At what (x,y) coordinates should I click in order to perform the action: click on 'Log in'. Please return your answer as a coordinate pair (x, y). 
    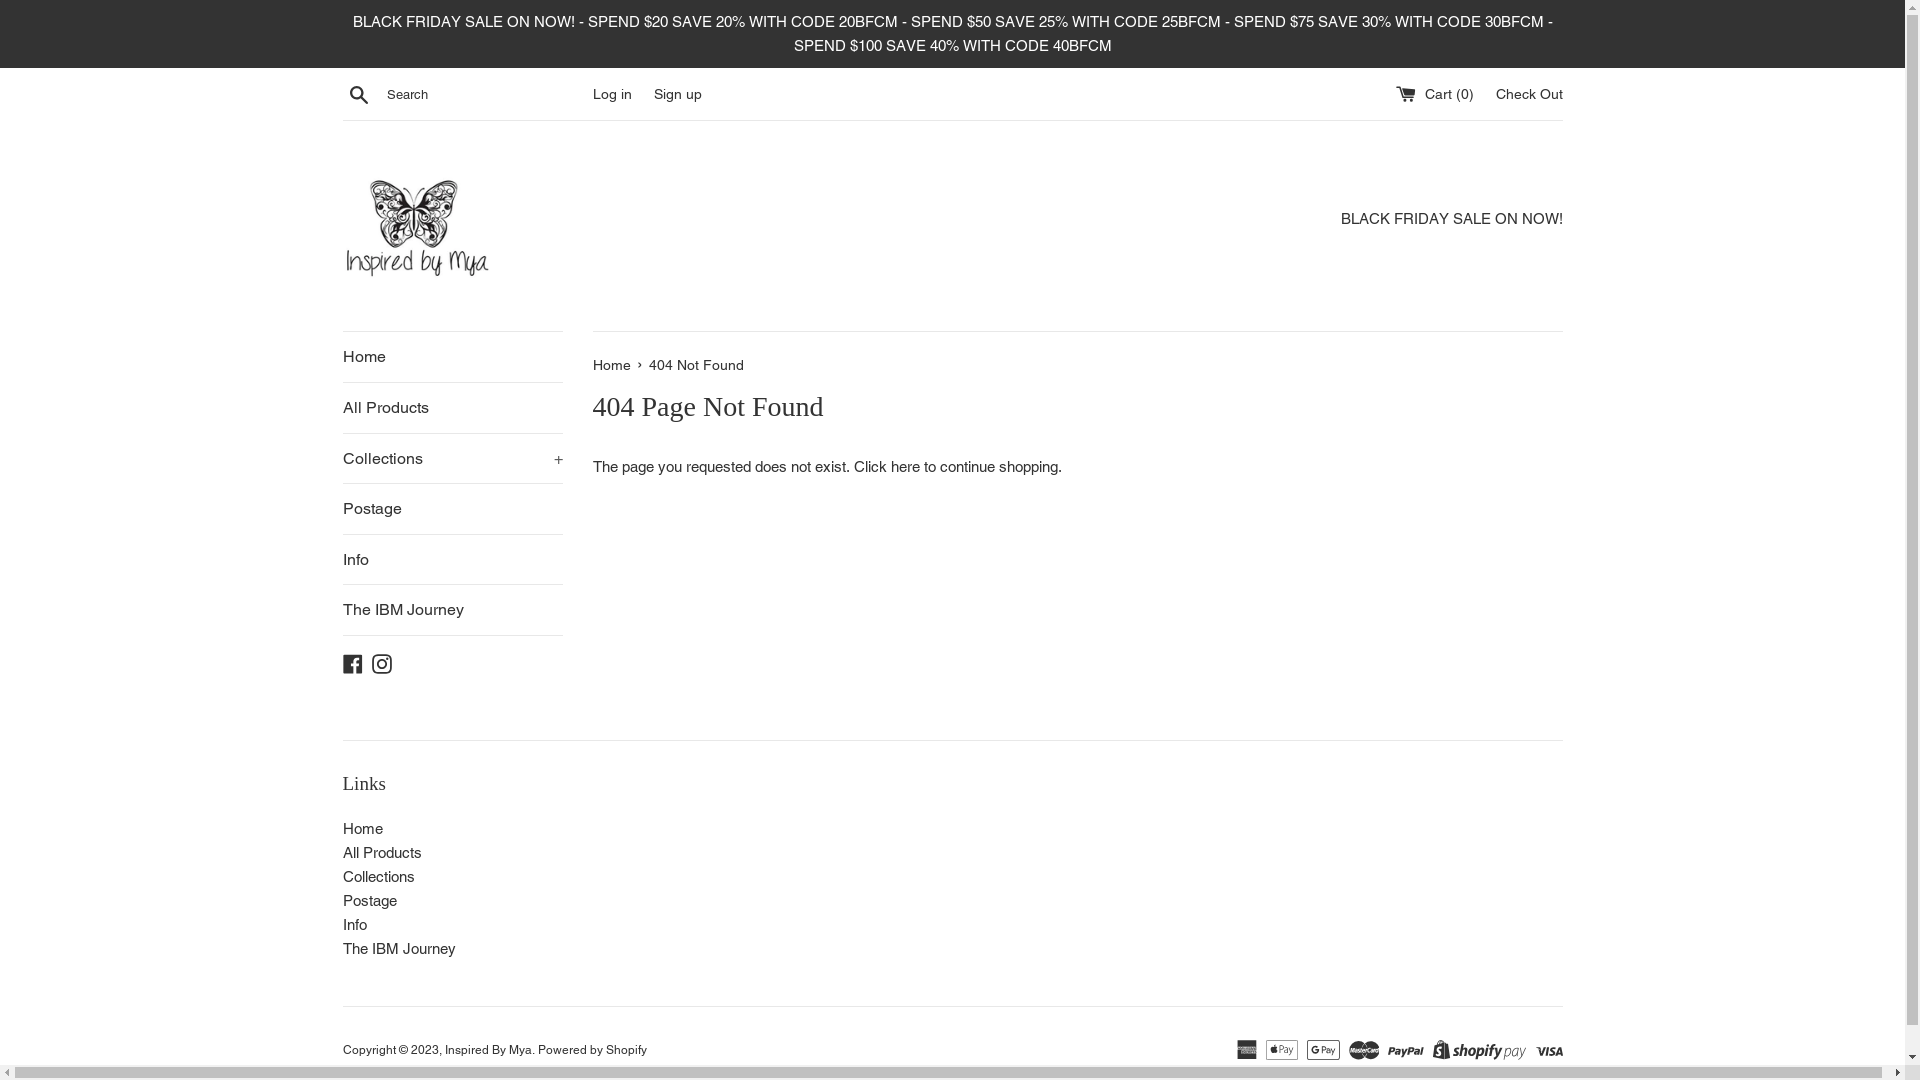
    Looking at the image, I should click on (610, 93).